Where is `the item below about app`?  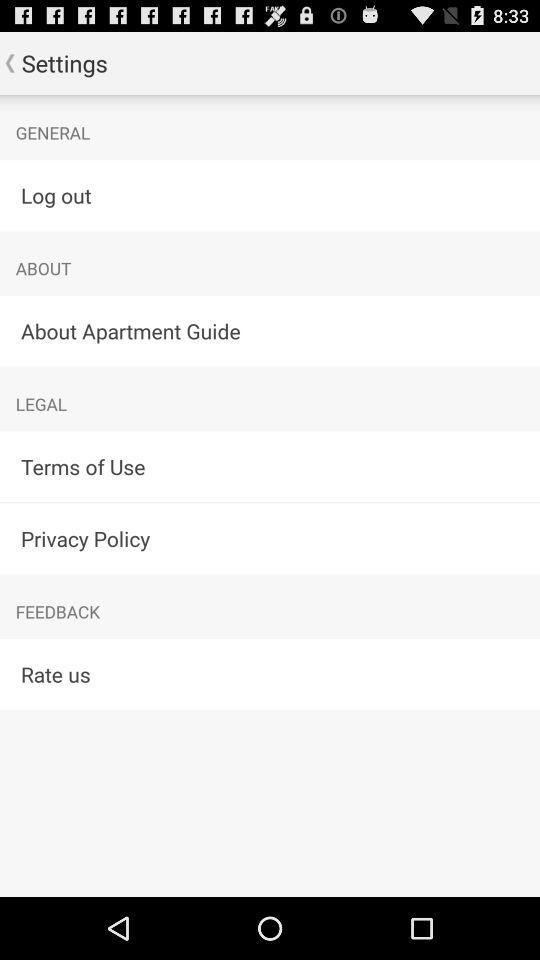
the item below about app is located at coordinates (270, 330).